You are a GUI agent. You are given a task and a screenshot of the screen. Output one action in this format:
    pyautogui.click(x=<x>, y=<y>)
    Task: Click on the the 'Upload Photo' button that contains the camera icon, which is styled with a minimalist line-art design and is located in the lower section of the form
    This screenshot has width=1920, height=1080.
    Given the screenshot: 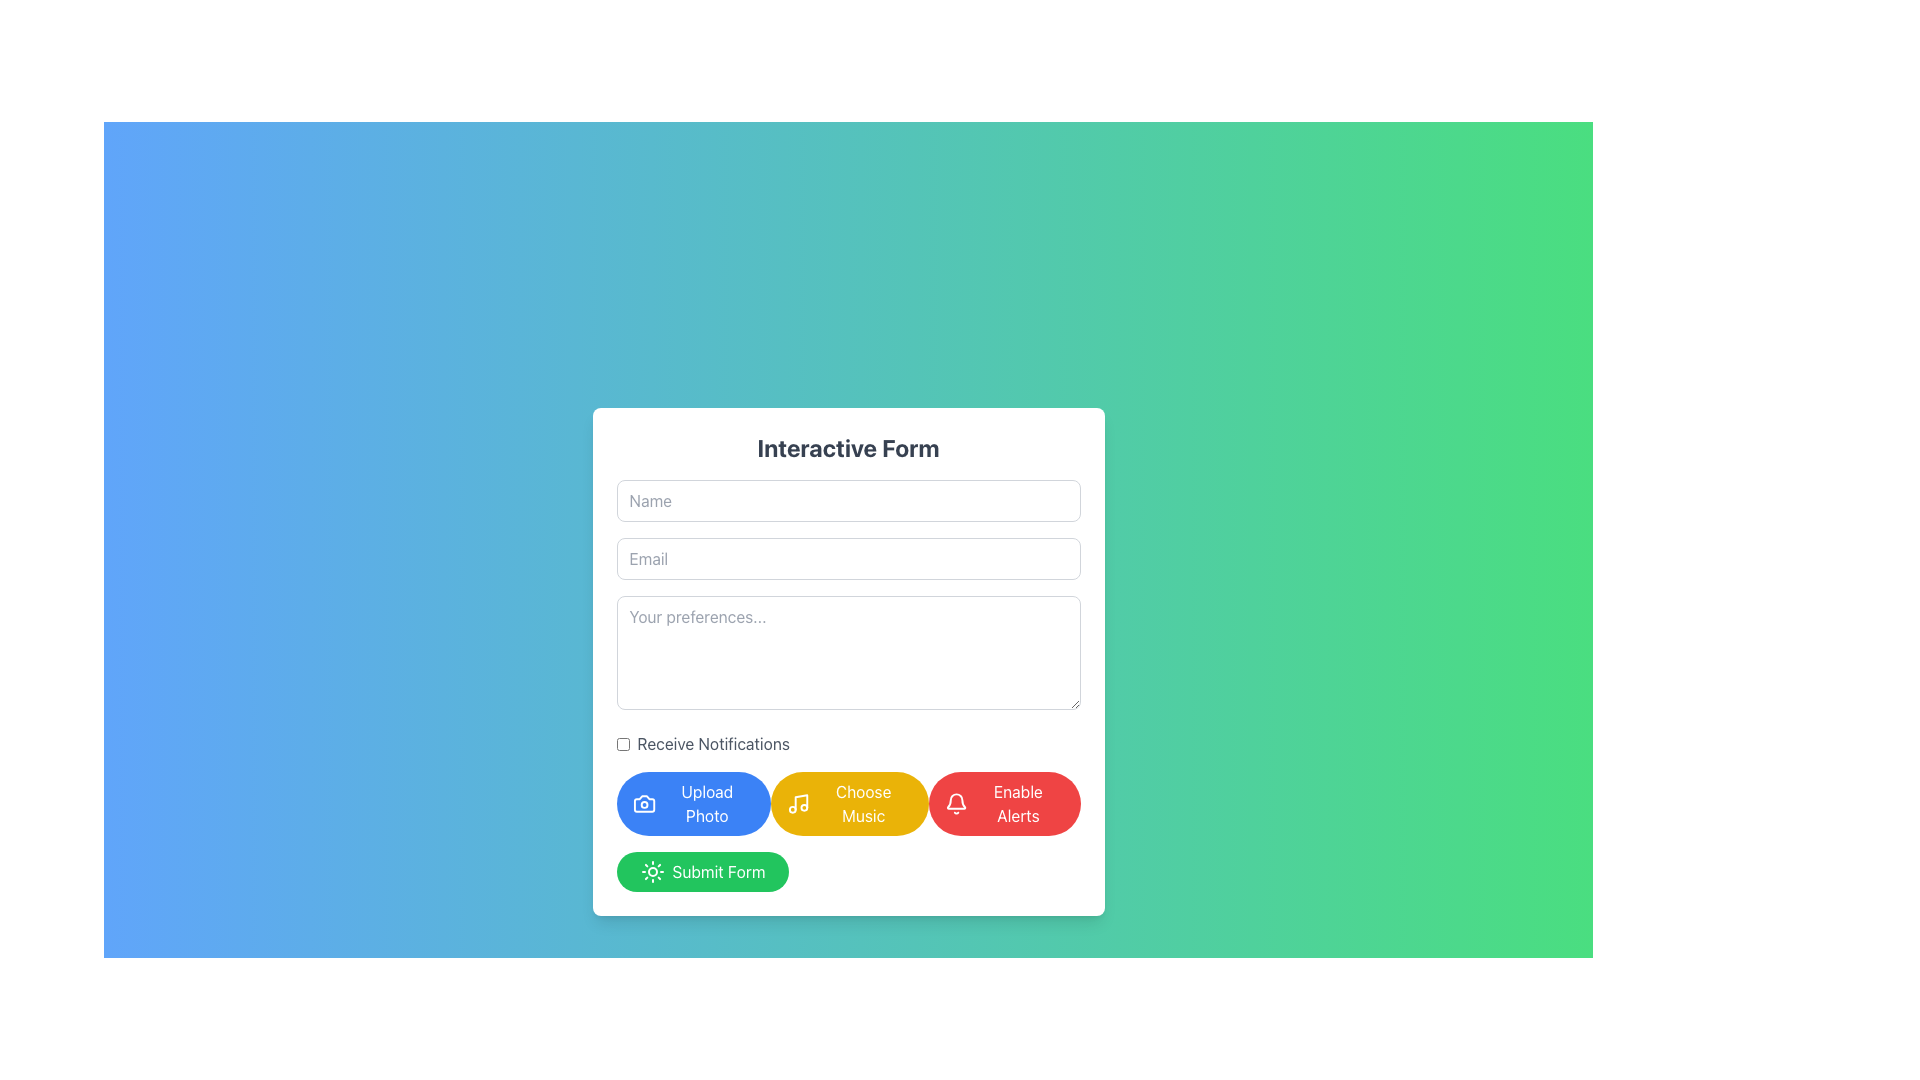 What is the action you would take?
    pyautogui.click(x=644, y=802)
    